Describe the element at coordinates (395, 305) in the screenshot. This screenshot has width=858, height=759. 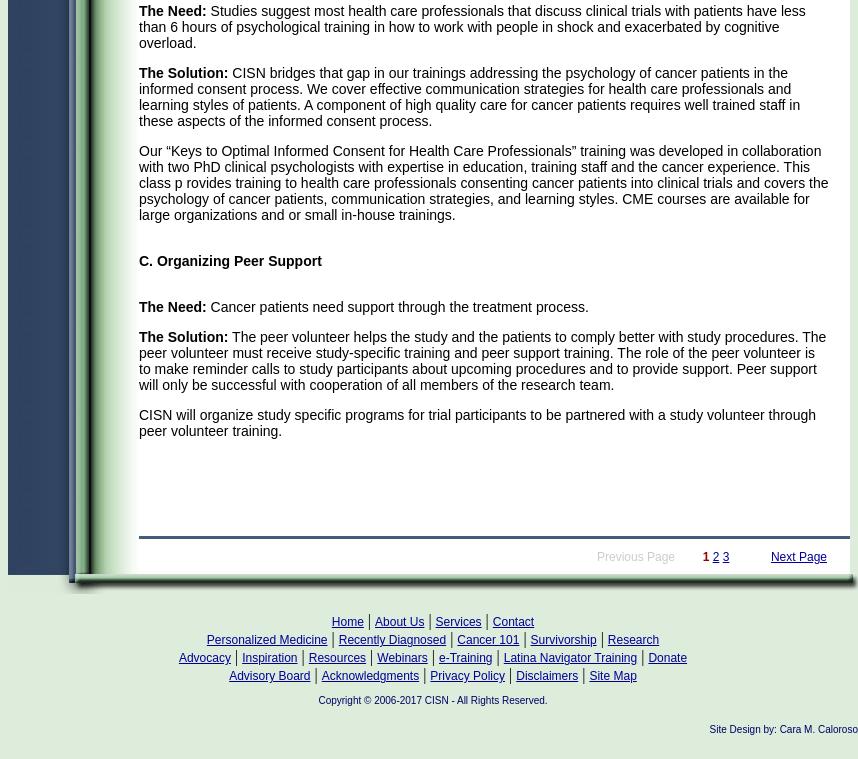
I see `'Cancer patients need support through the treatment process.'` at that location.